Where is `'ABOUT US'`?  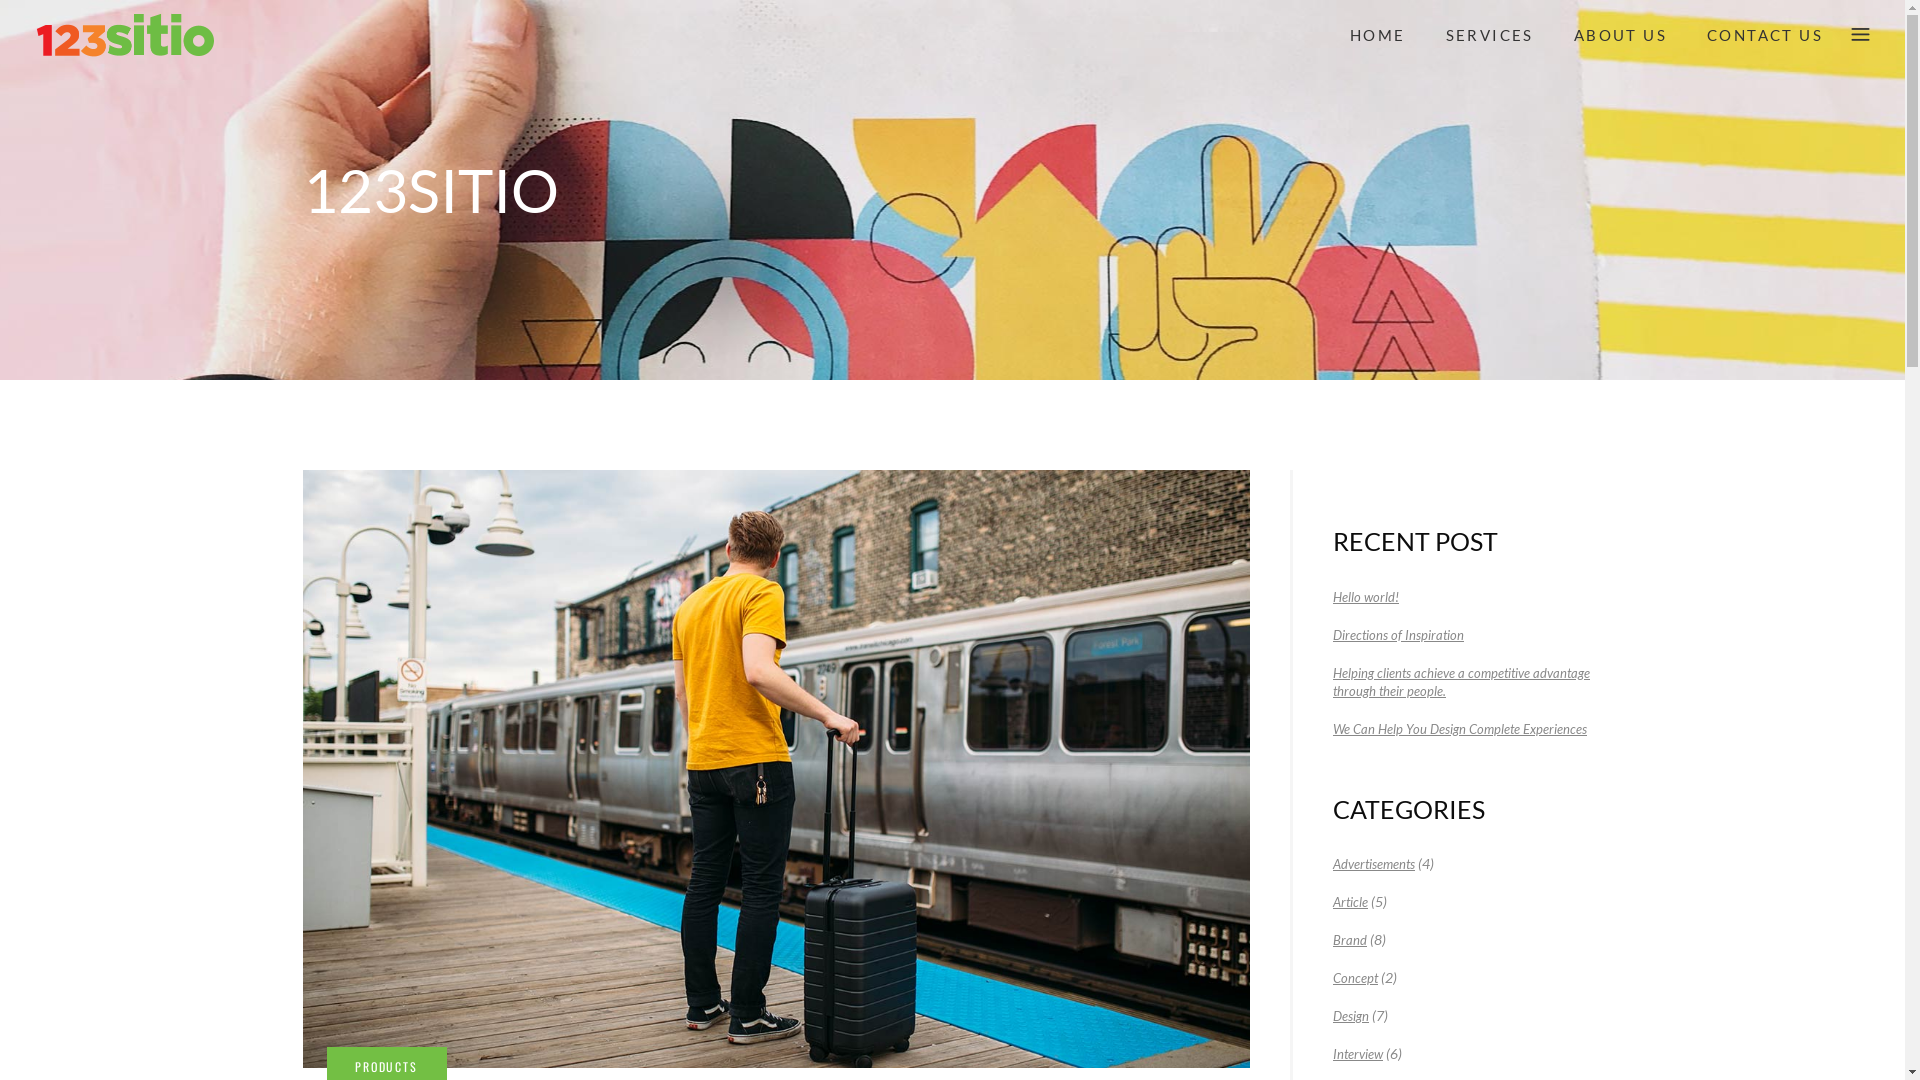 'ABOUT US' is located at coordinates (1620, 34).